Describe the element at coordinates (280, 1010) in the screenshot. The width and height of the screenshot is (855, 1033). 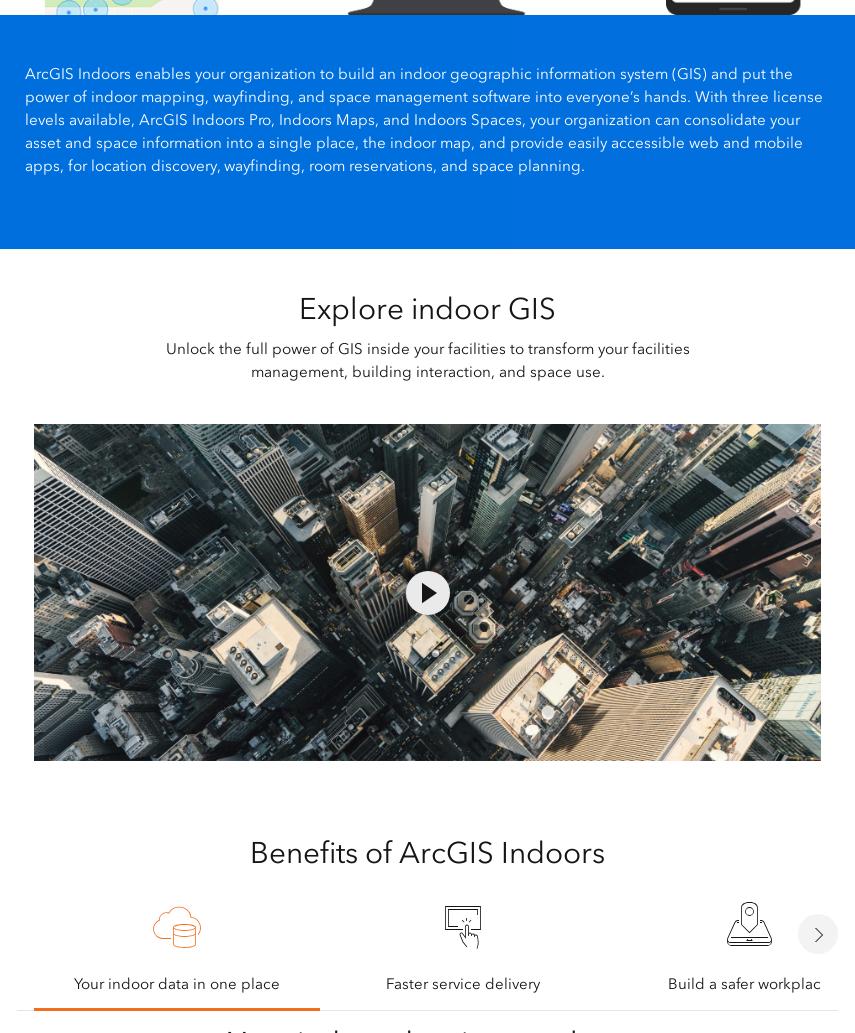
I see `'Sitemap'` at that location.